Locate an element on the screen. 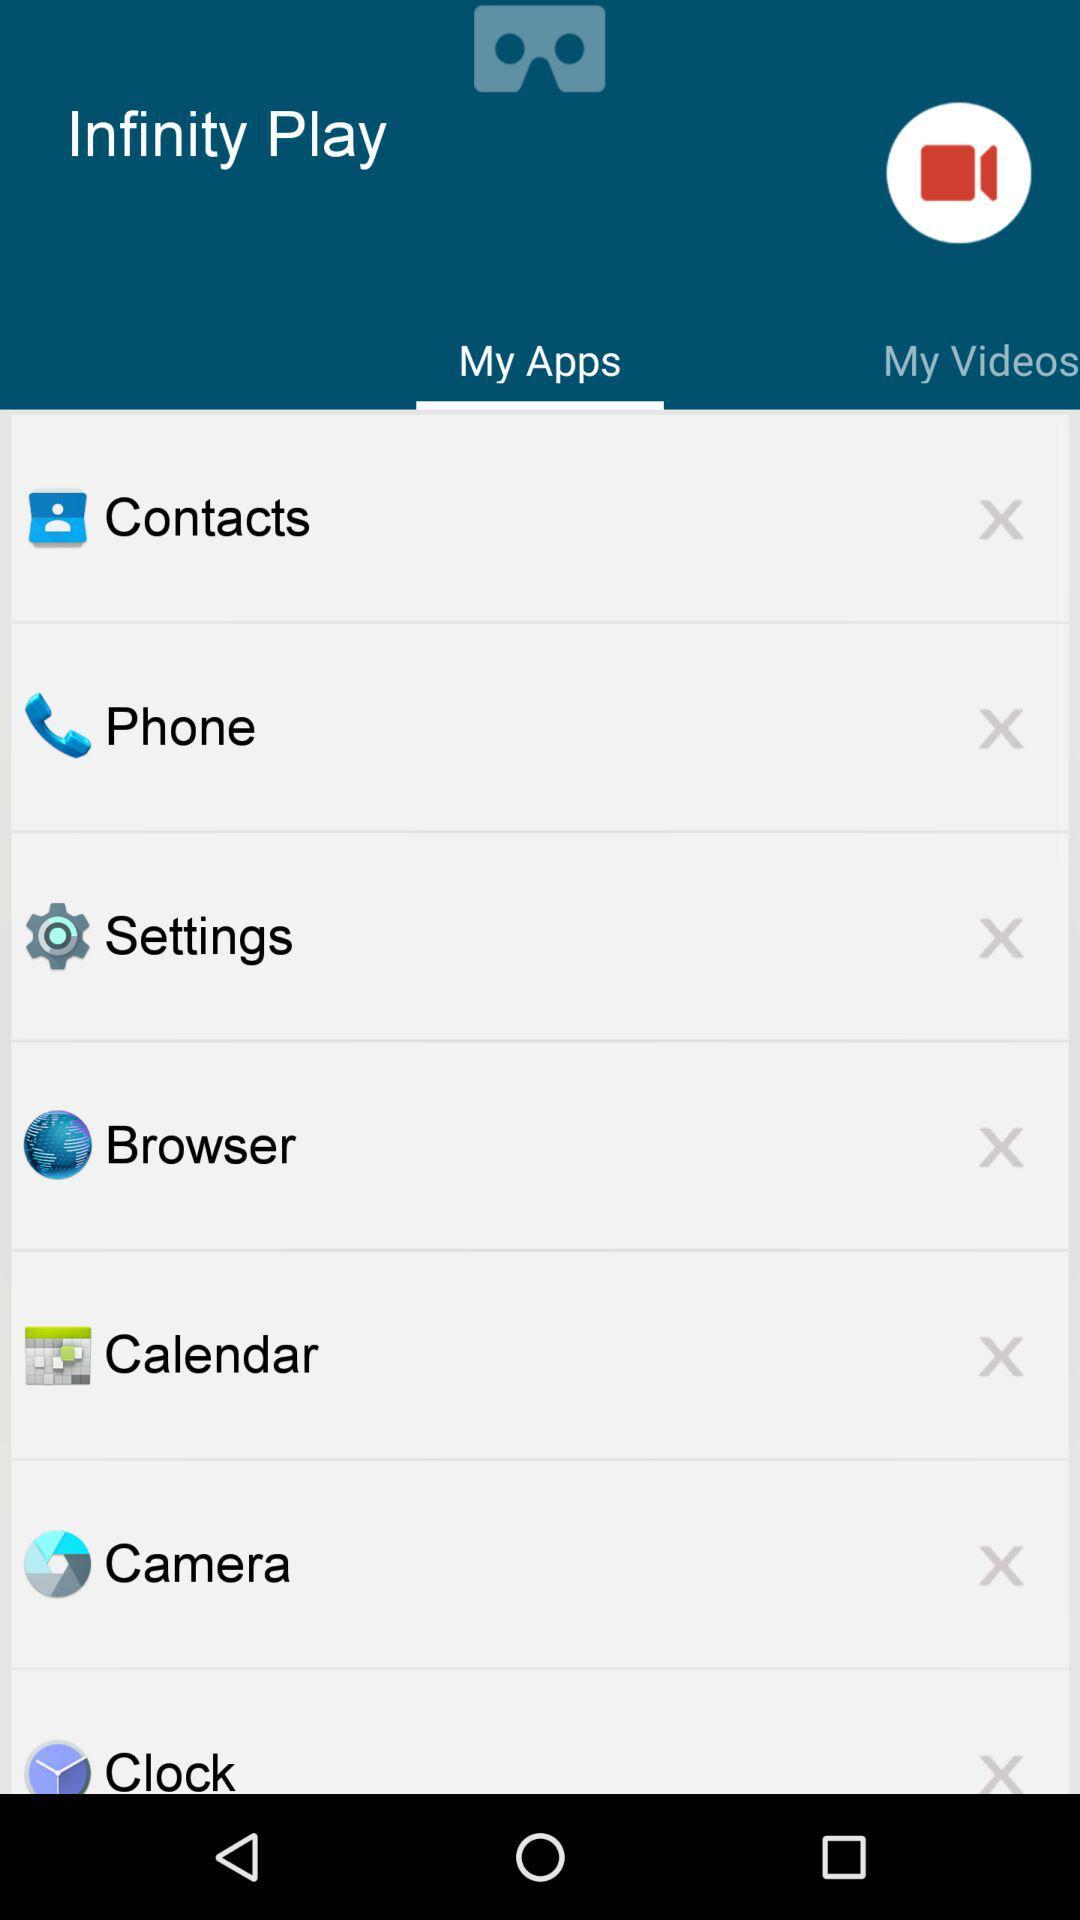 Image resolution: width=1080 pixels, height=1920 pixels. the settings icon is located at coordinates (585, 935).